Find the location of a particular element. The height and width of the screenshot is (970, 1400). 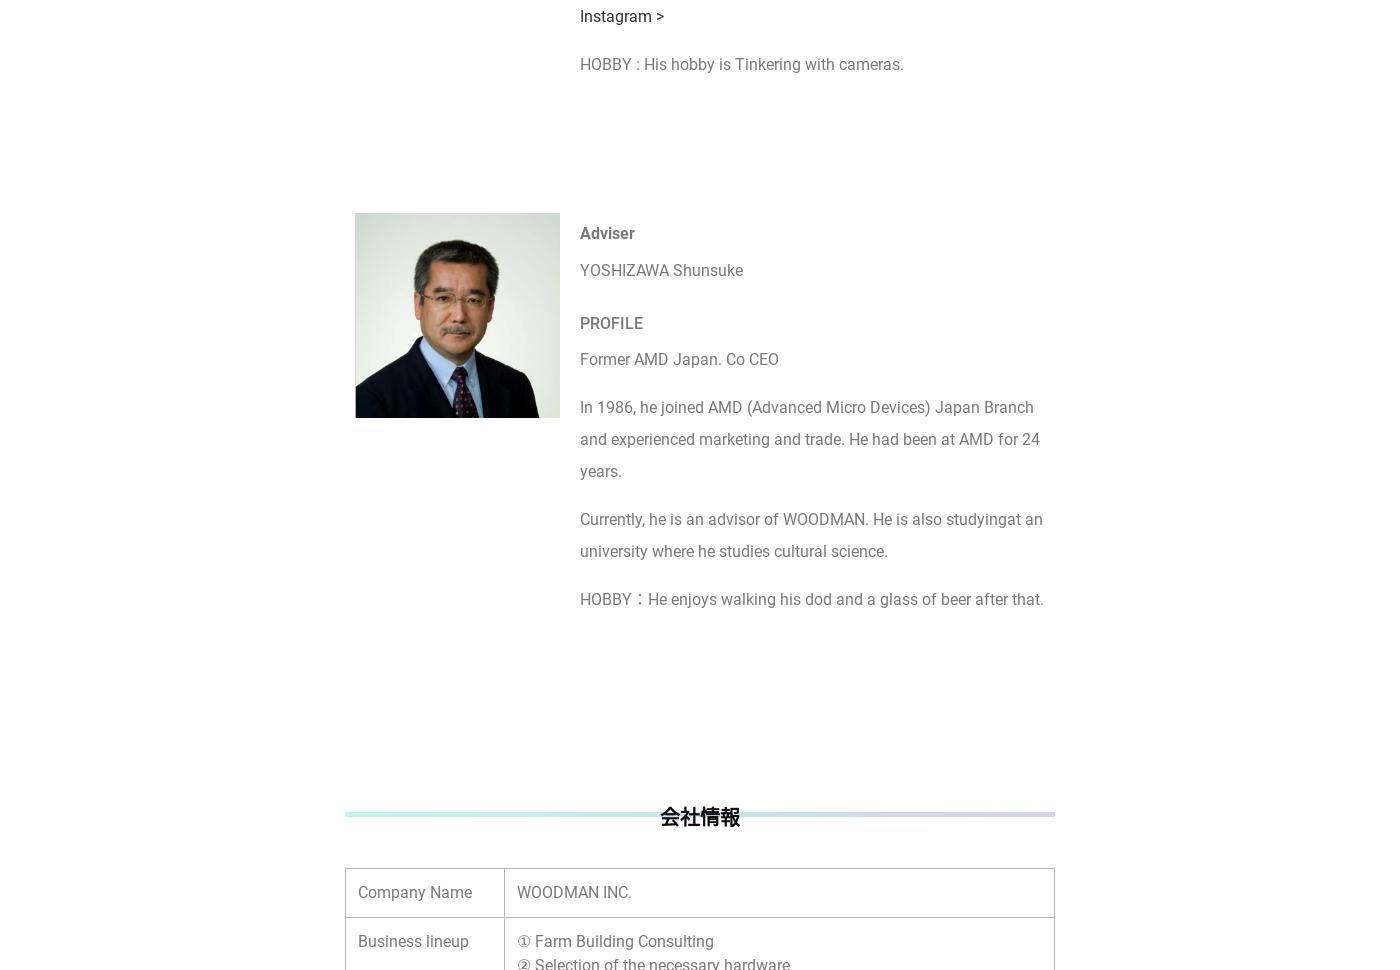

'Company Name' is located at coordinates (414, 892).